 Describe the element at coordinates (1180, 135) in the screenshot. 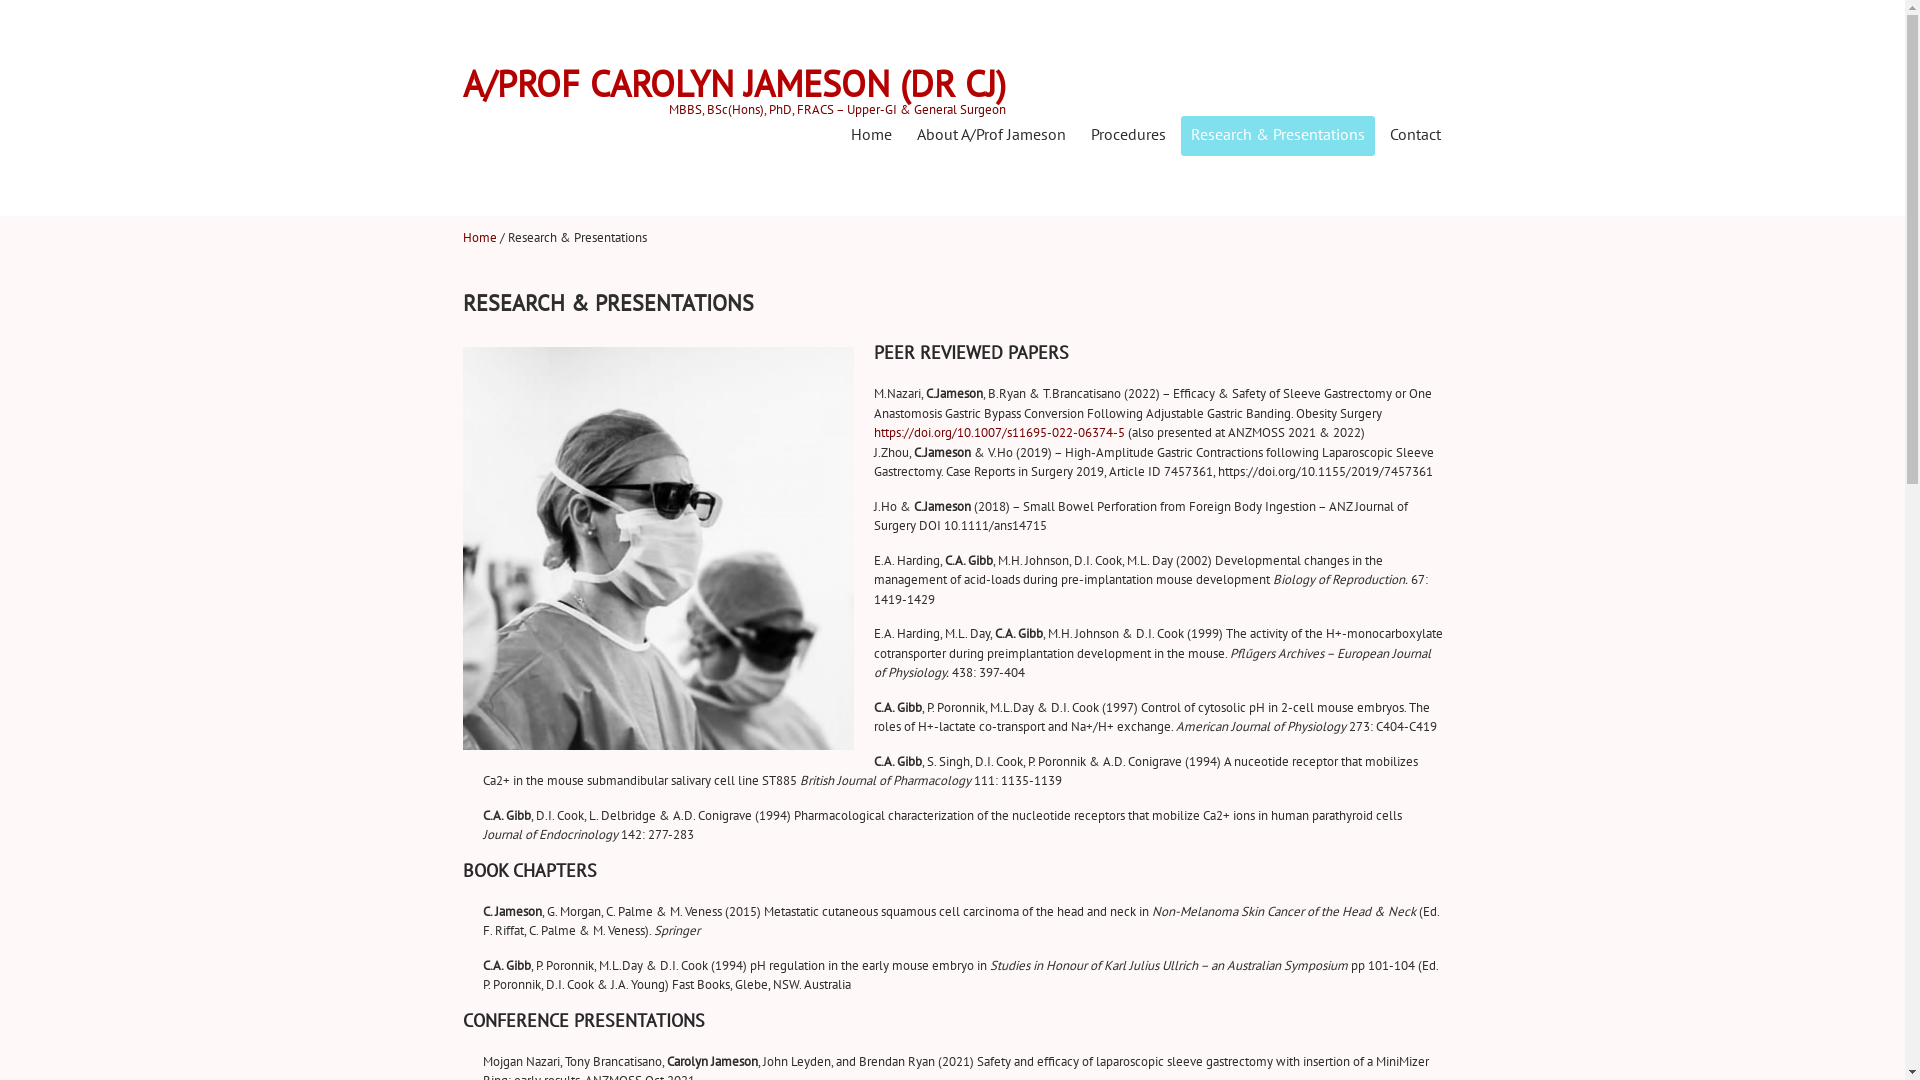

I see `'Research & Presentations'` at that location.